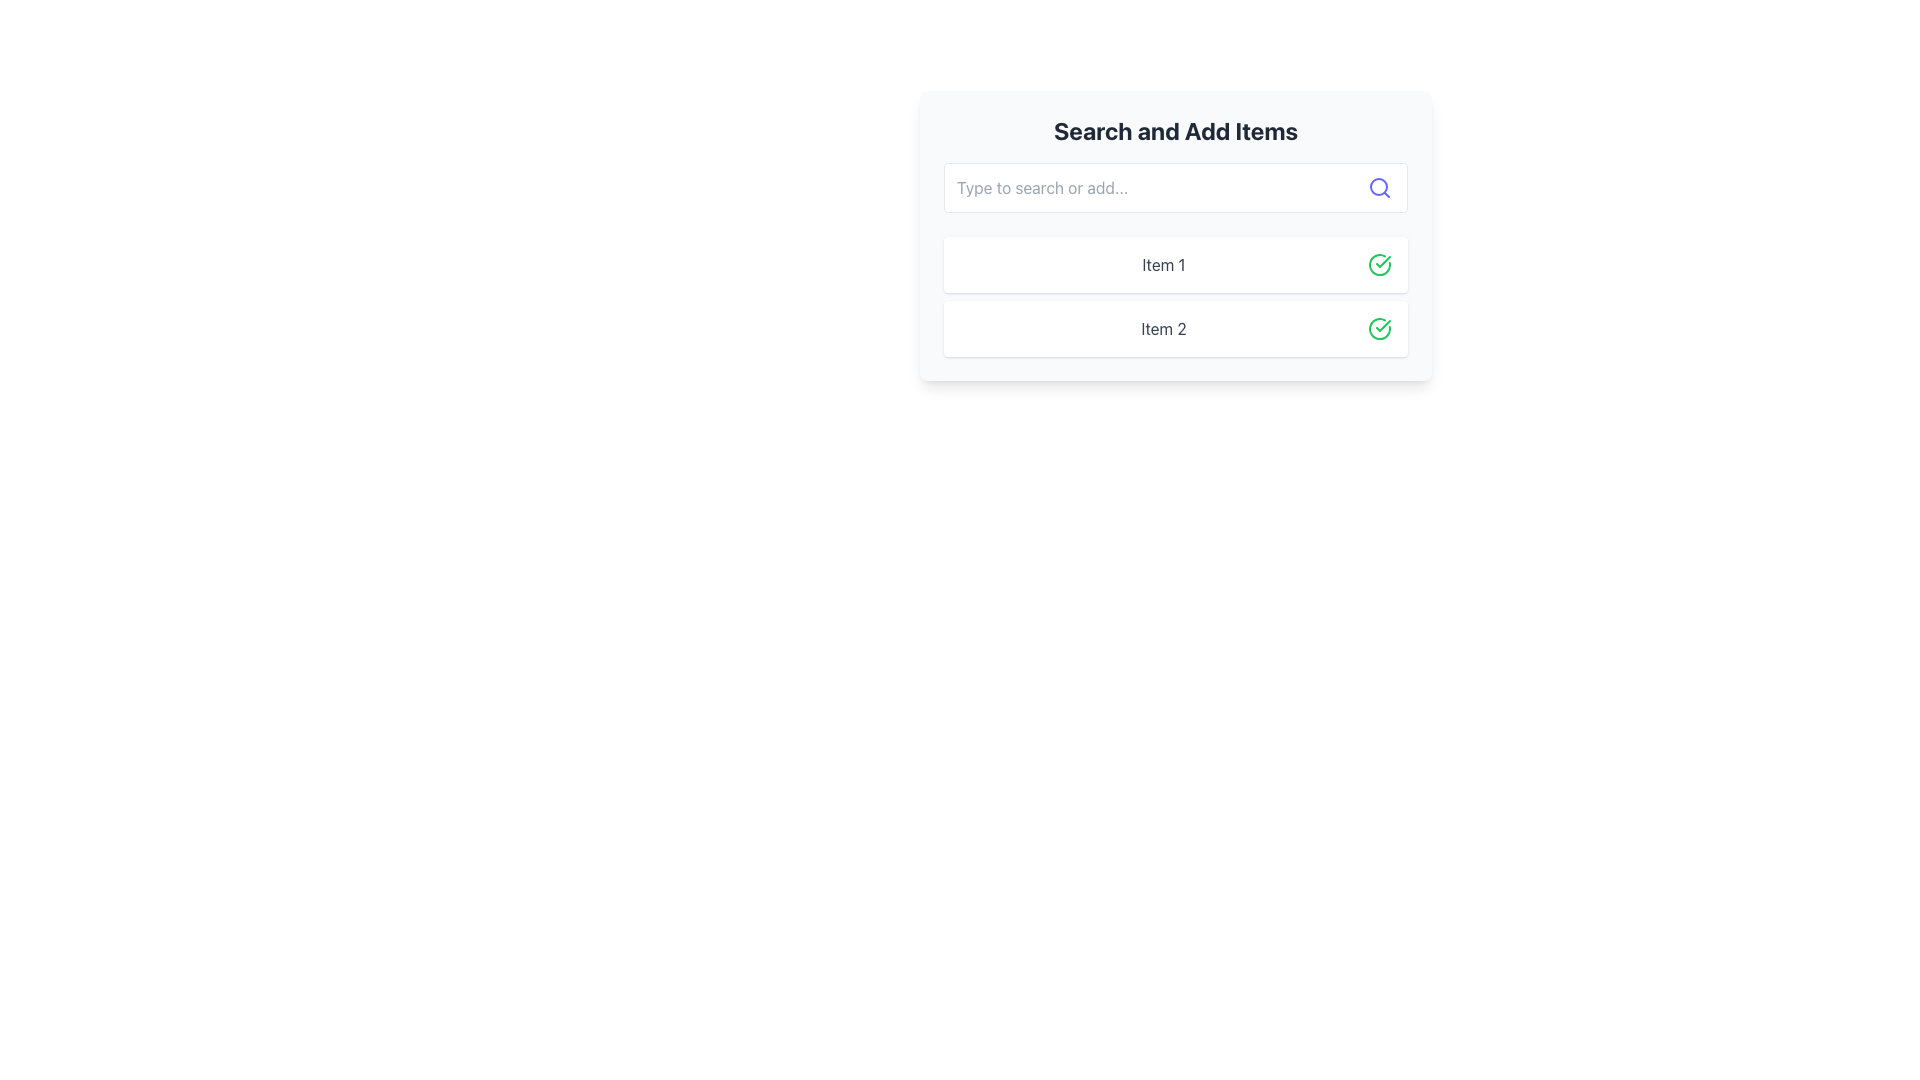 The width and height of the screenshot is (1920, 1080). What do you see at coordinates (1379, 264) in the screenshot?
I see `the circular checkmark icon with a green outline located to the right of 'Item 1'` at bounding box center [1379, 264].